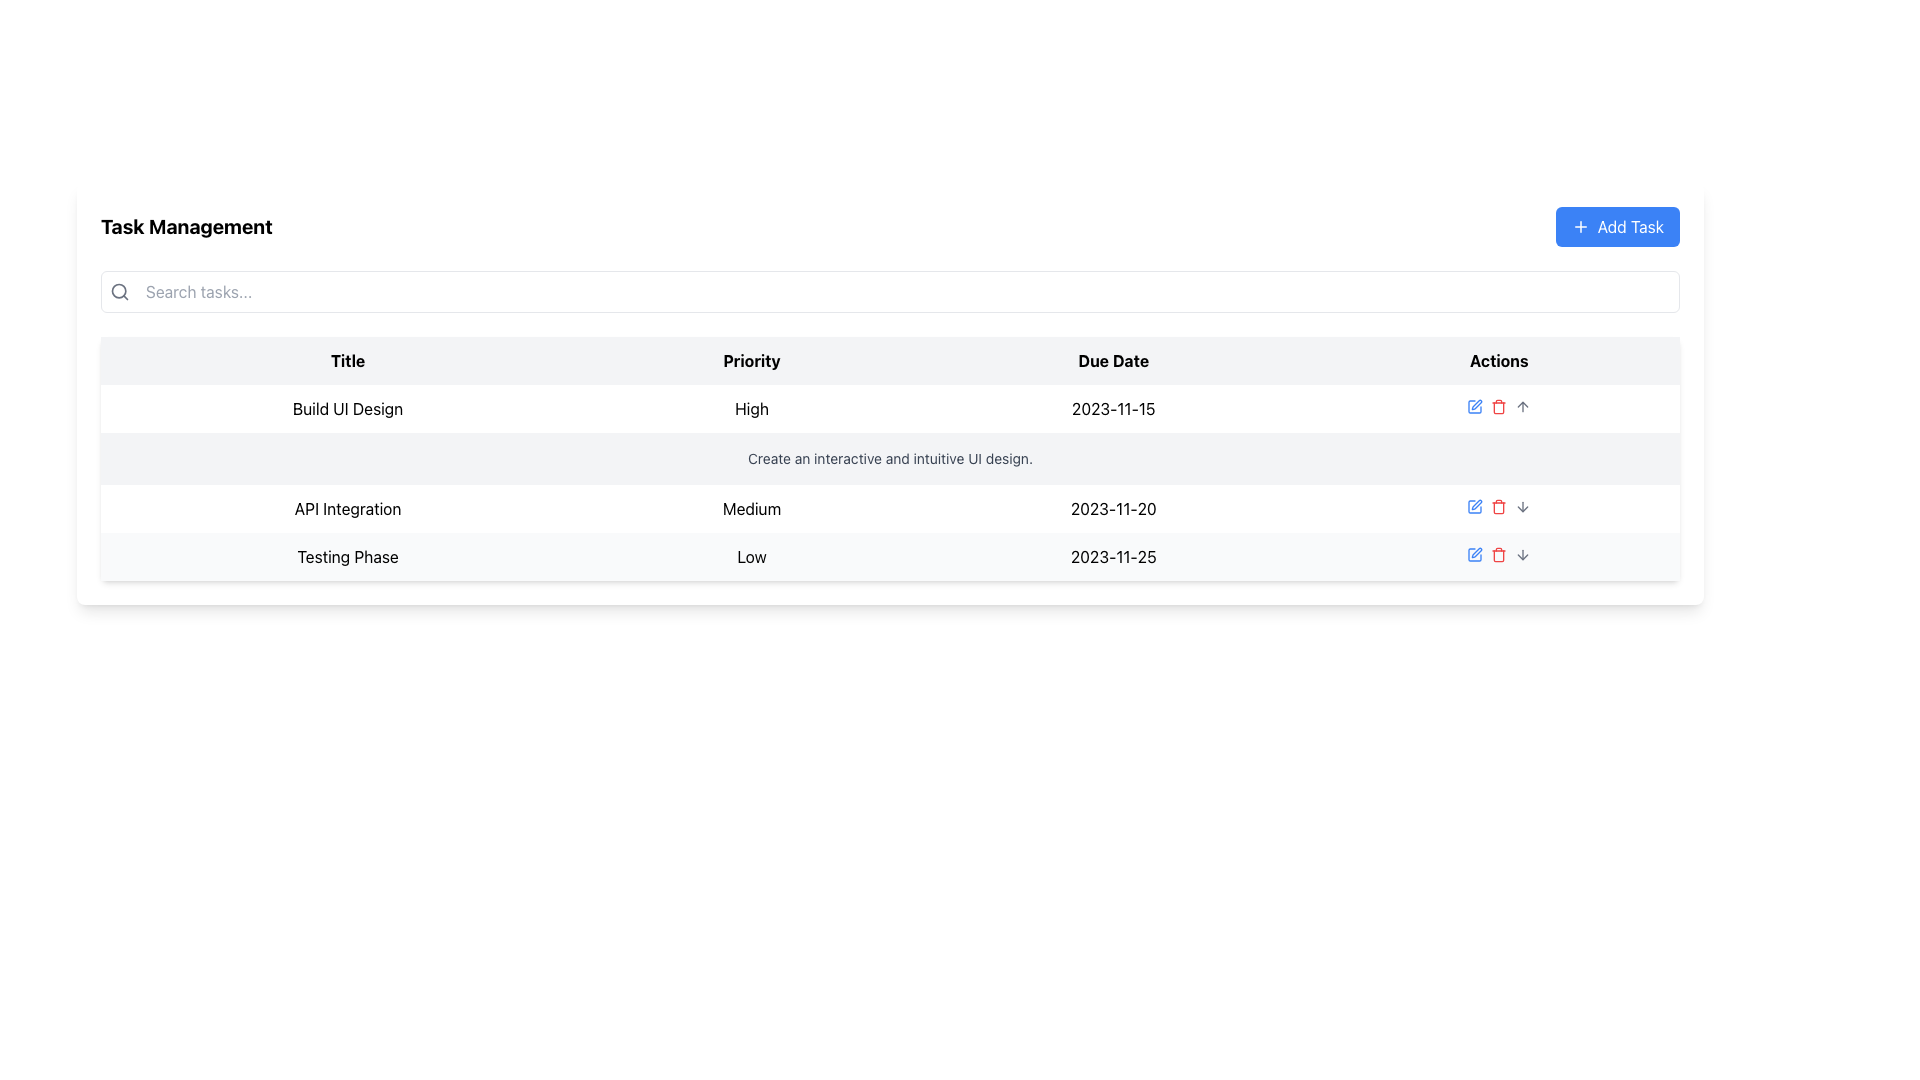 Image resolution: width=1920 pixels, height=1080 pixels. What do you see at coordinates (751, 556) in the screenshot?
I see `the text label displaying 'Low'` at bounding box center [751, 556].